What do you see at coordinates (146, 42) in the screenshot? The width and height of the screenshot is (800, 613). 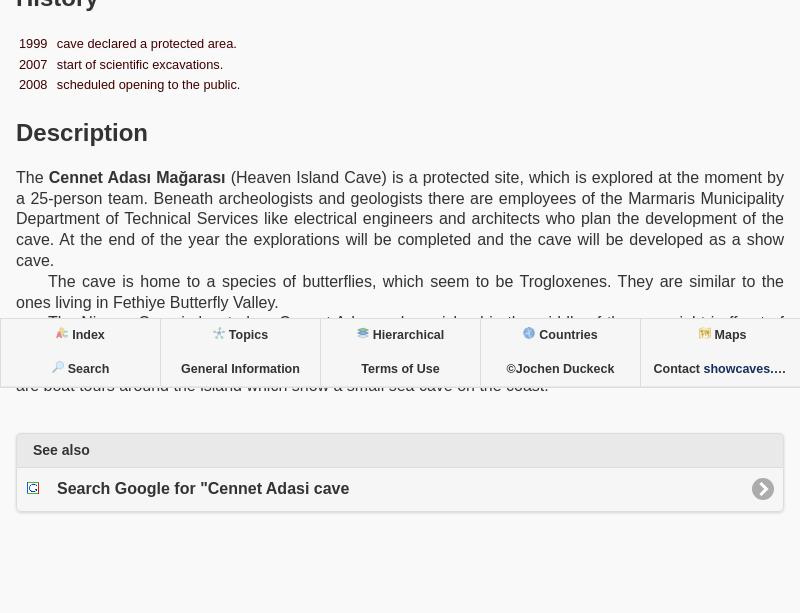 I see `'cave declared a protected area.'` at bounding box center [146, 42].